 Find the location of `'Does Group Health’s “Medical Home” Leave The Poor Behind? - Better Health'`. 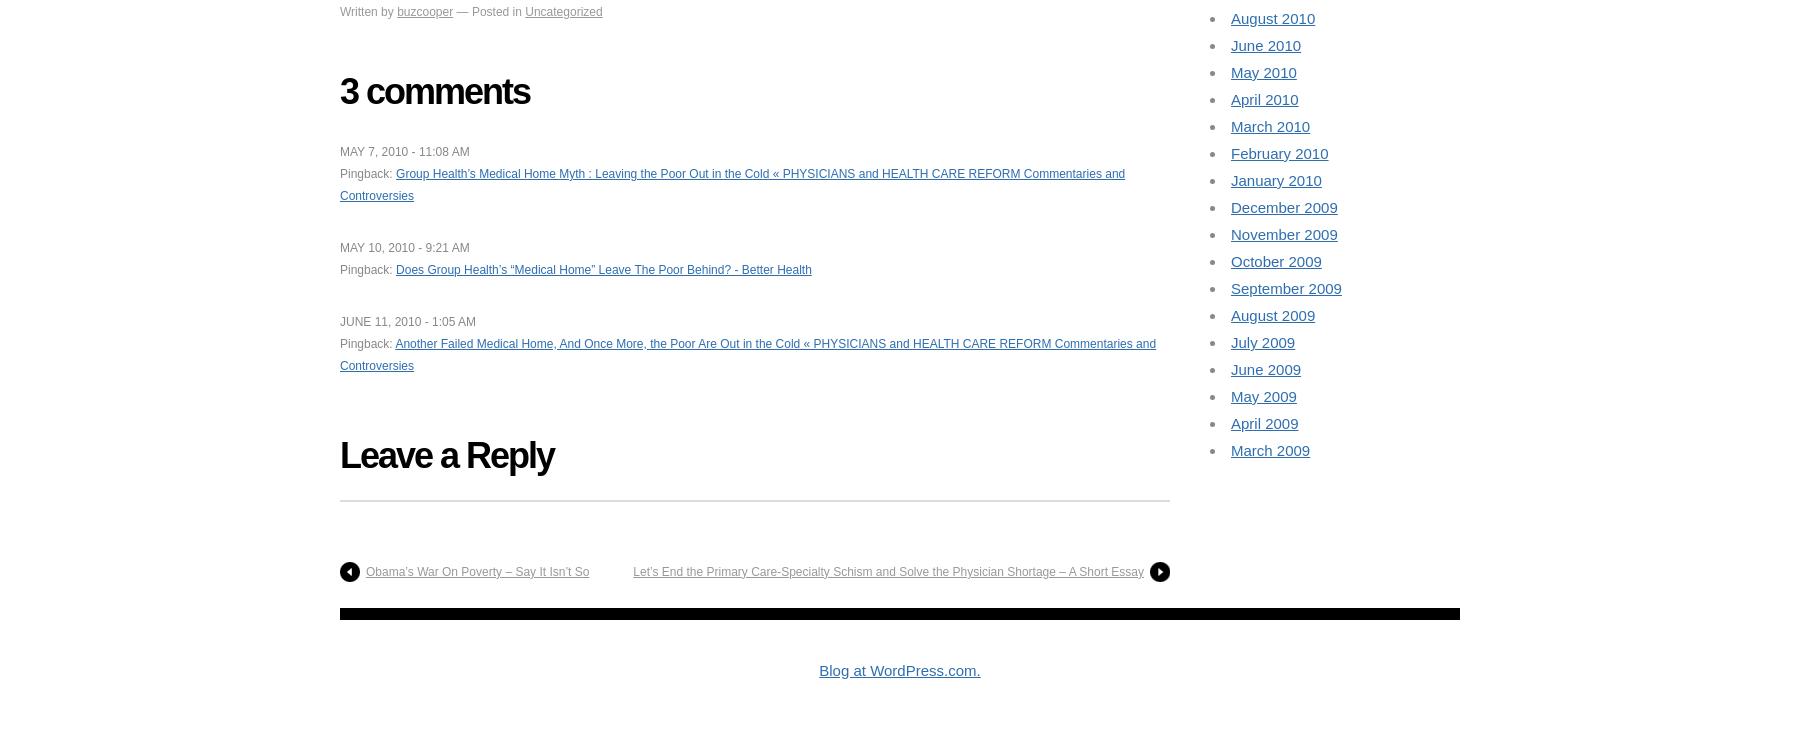

'Does Group Health’s “Medical Home” Leave The Poor Behind? - Better Health' is located at coordinates (396, 269).